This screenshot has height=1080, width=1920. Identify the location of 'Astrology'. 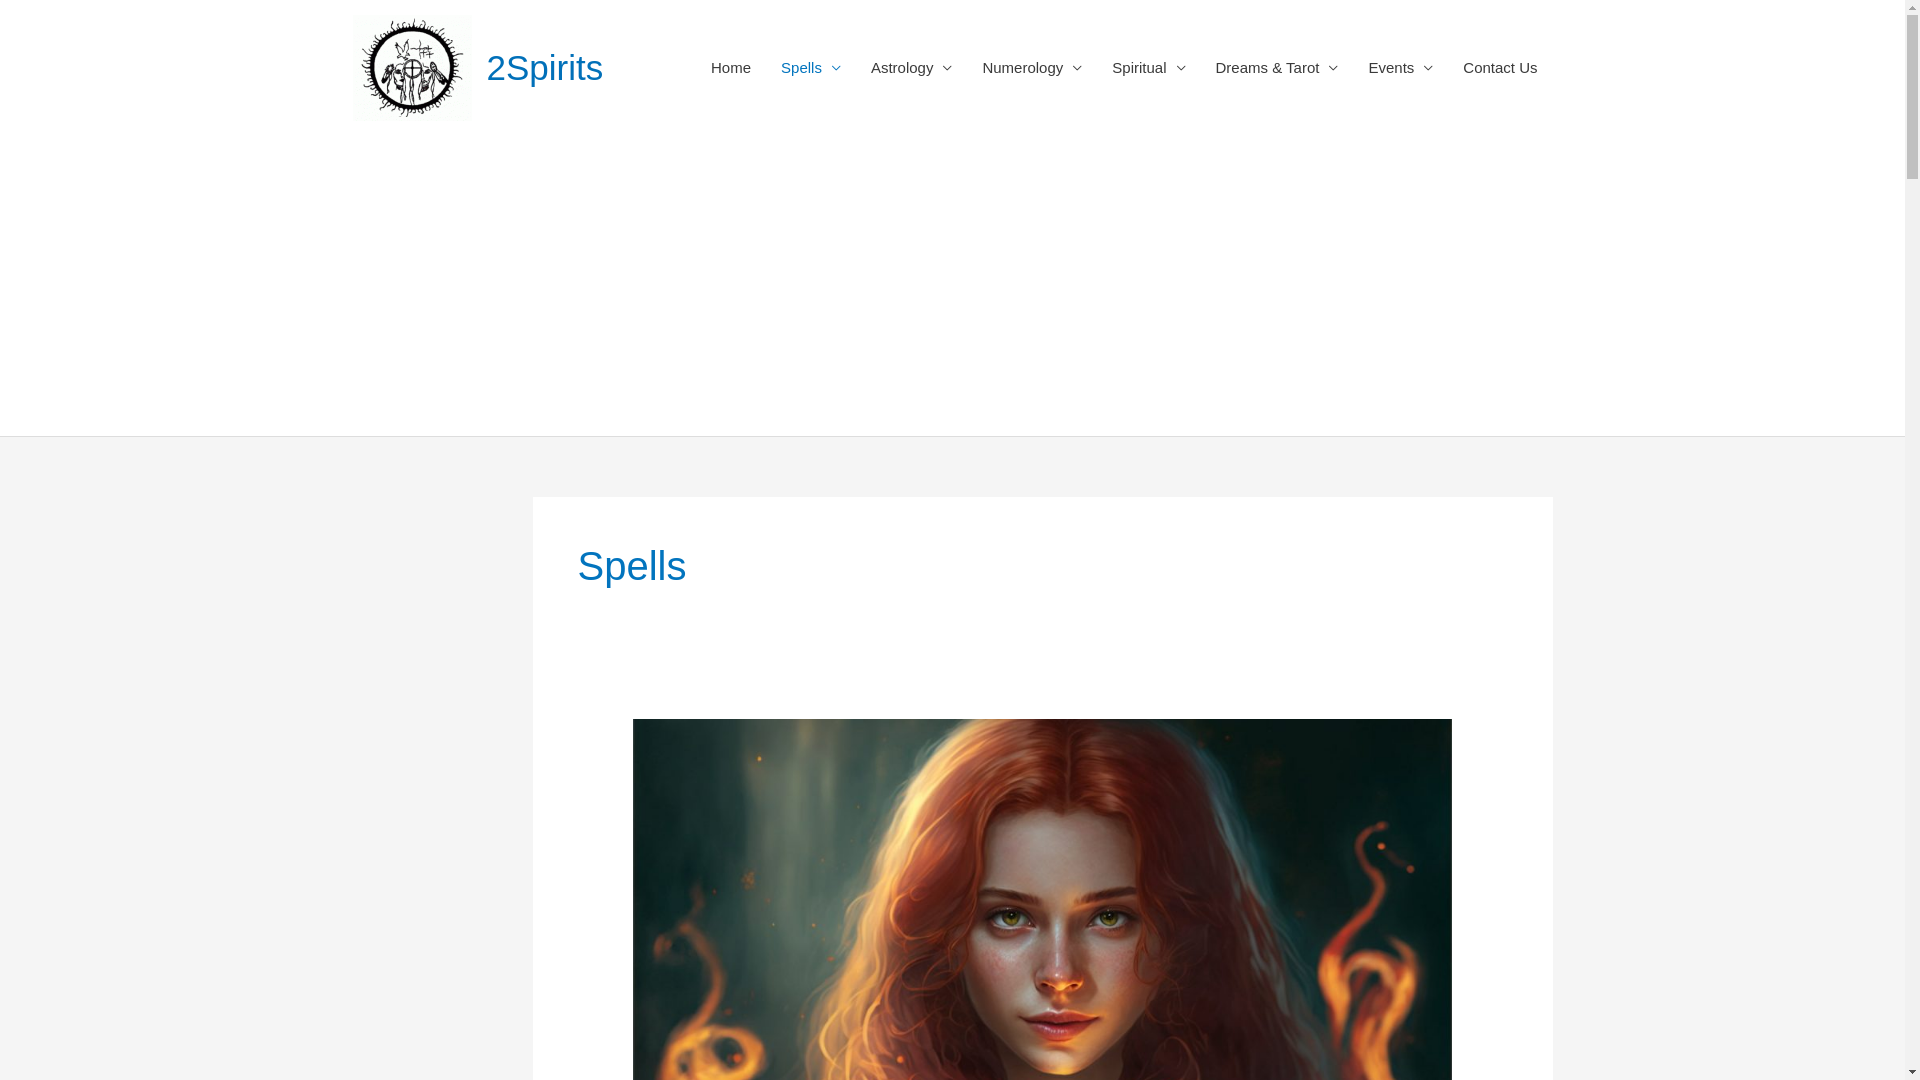
(911, 67).